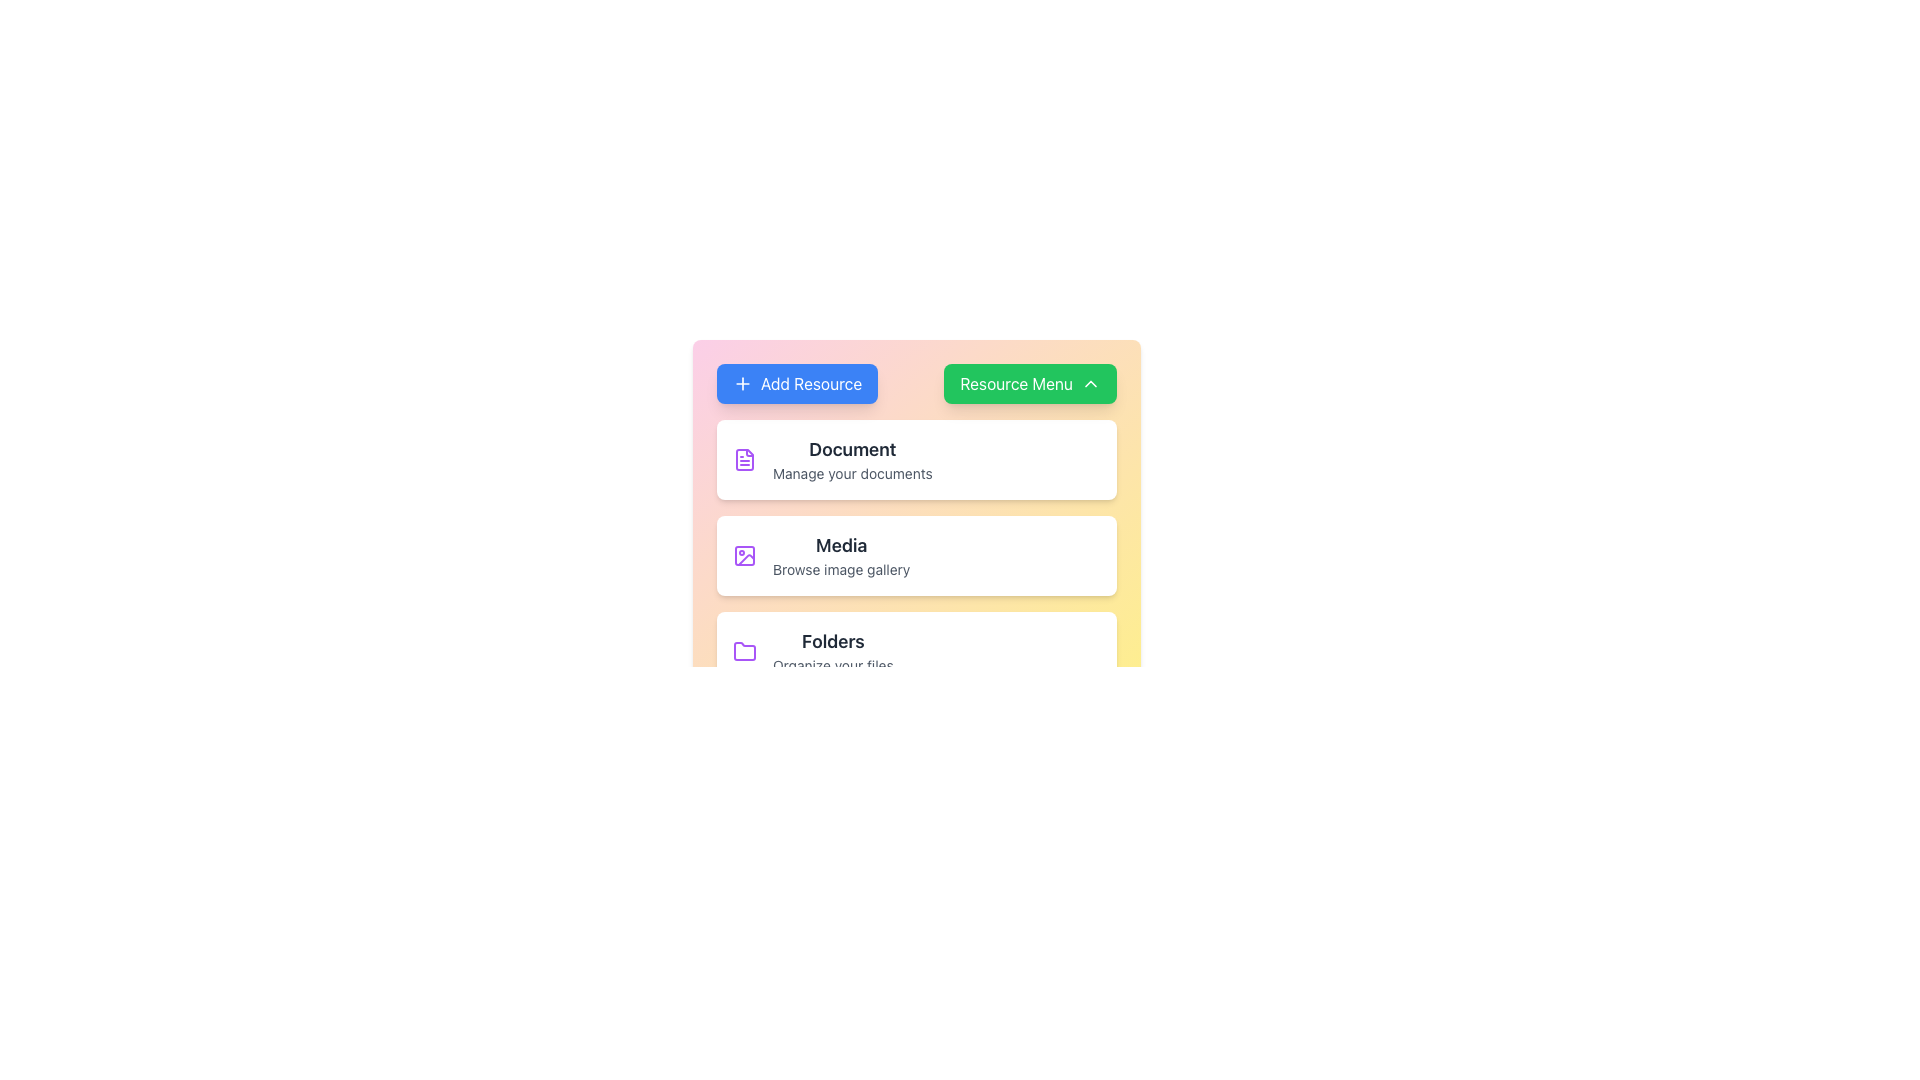 The width and height of the screenshot is (1920, 1080). What do you see at coordinates (852, 474) in the screenshot?
I see `the text label that reads 'Manage your documents', which is positioned below the bold heading 'Document'` at bounding box center [852, 474].